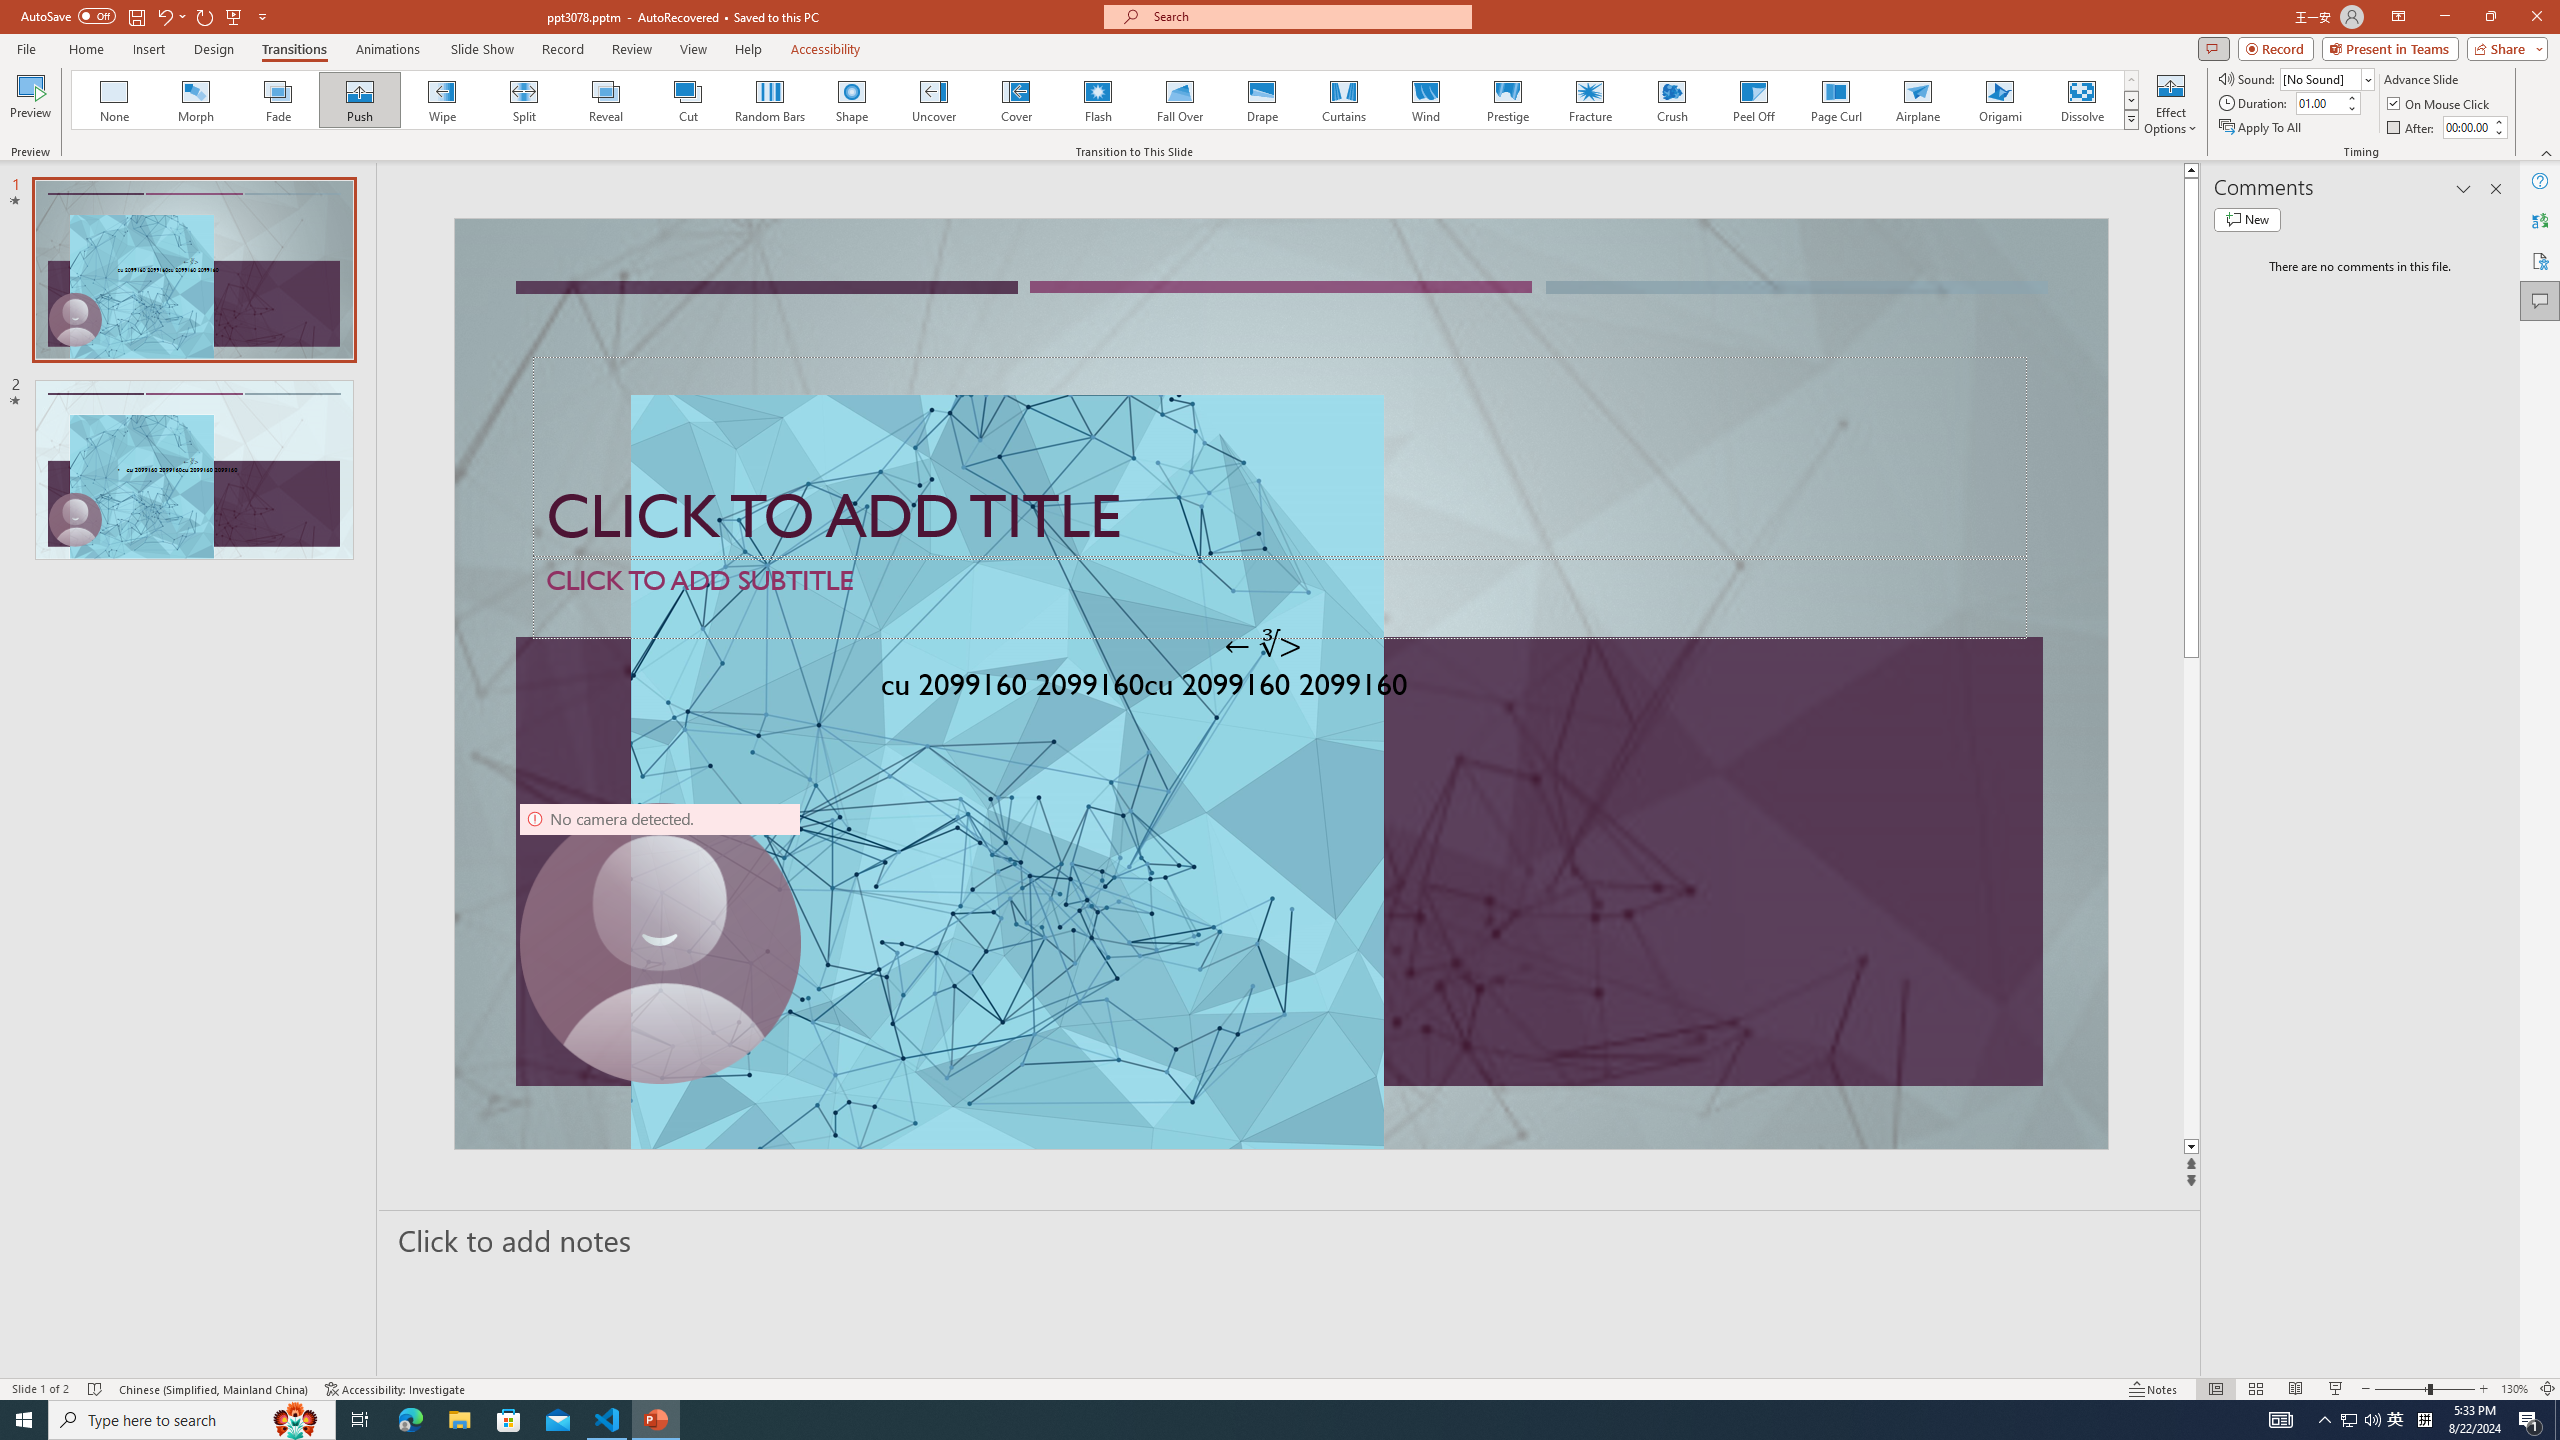 This screenshot has height=1440, width=2560. Describe the element at coordinates (1280, 457) in the screenshot. I see `'Title TextBox'` at that location.